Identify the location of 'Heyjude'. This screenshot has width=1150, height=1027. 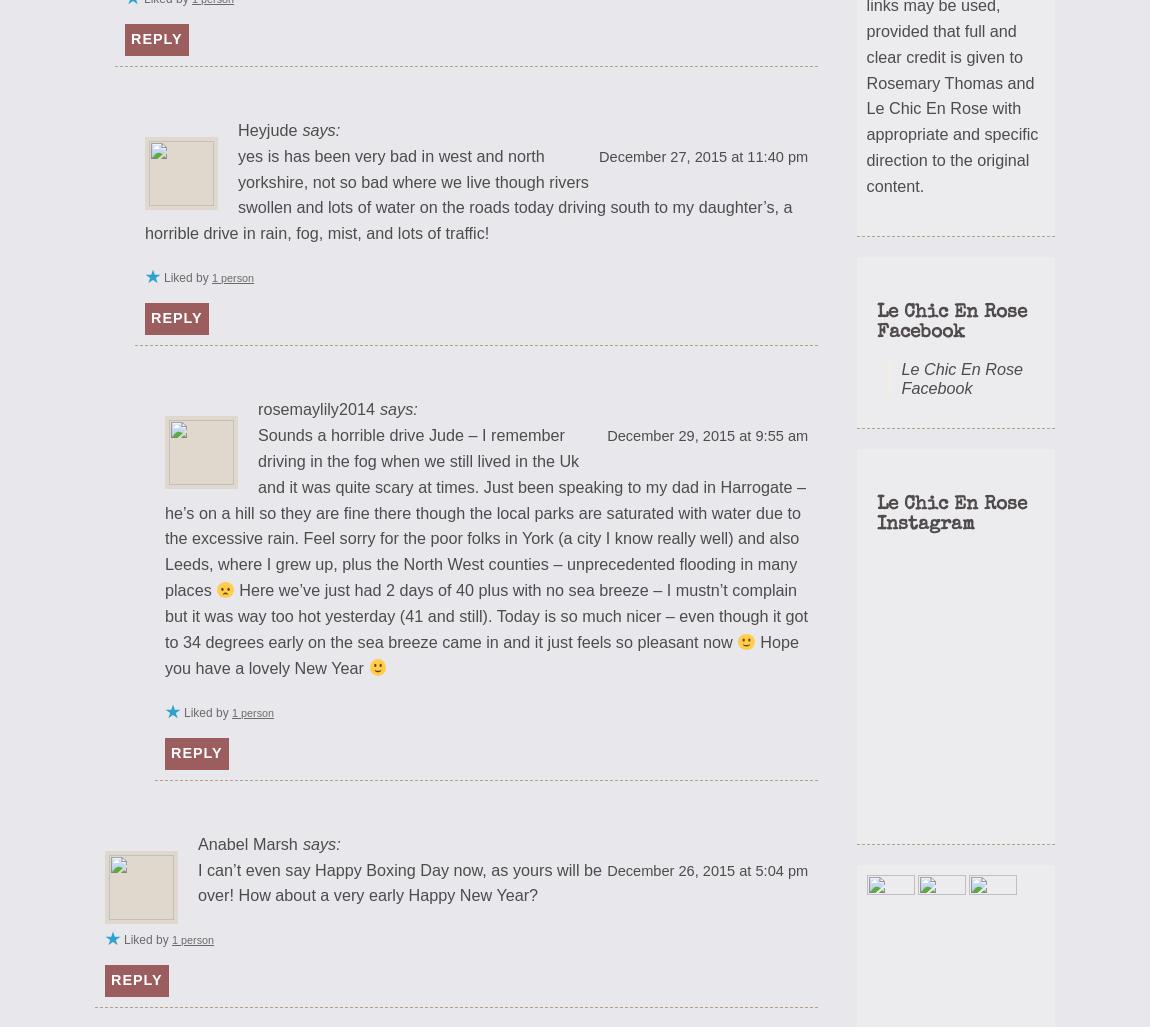
(266, 128).